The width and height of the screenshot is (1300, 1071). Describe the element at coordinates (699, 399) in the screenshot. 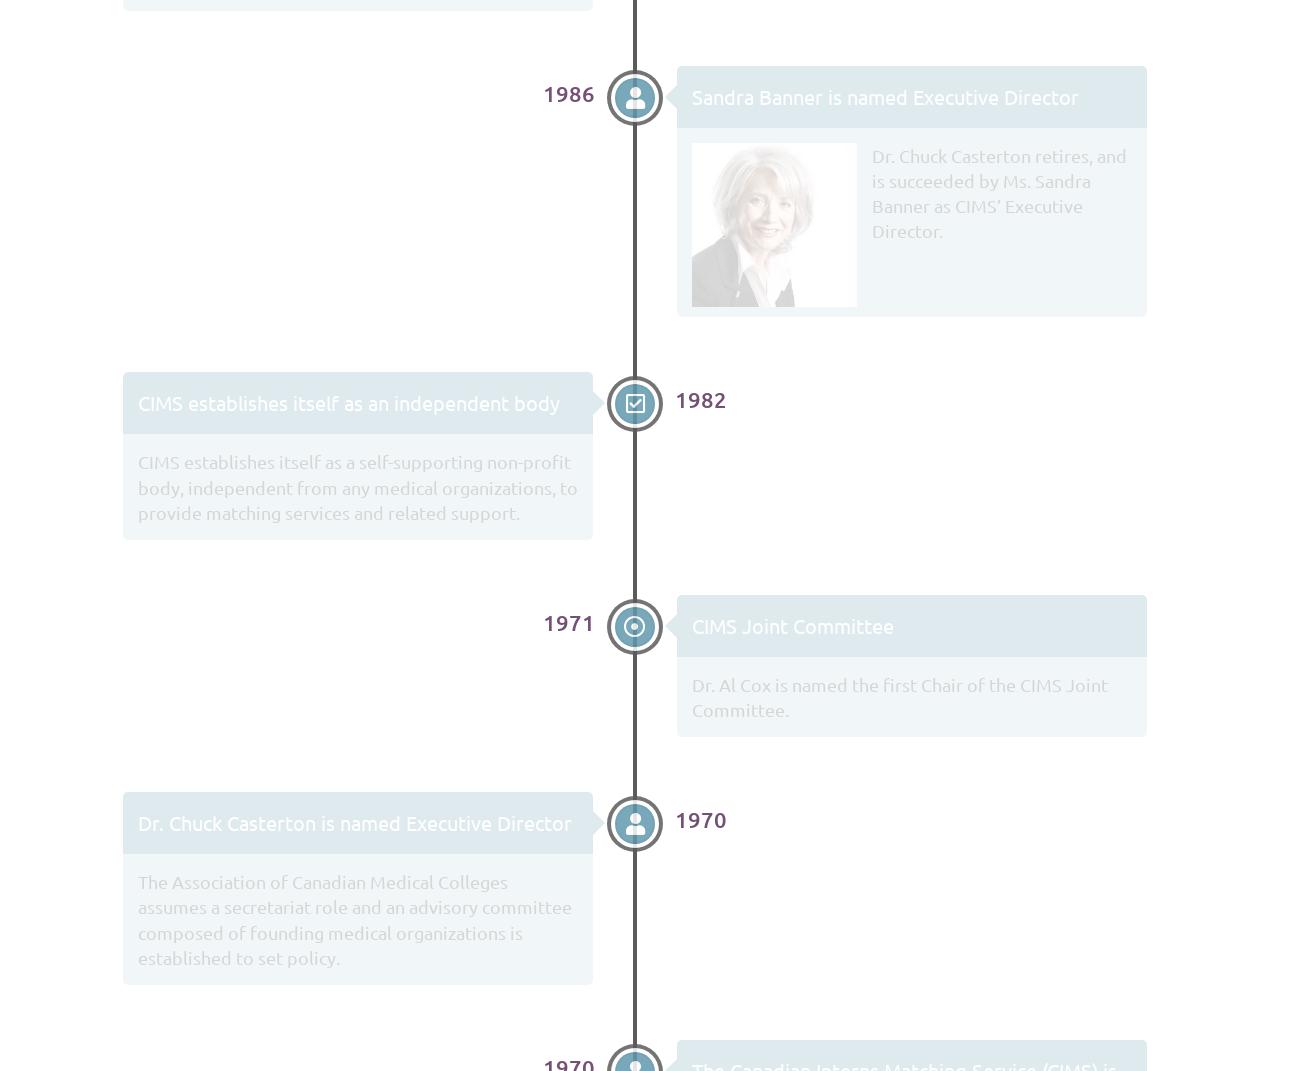

I see `'1982'` at that location.